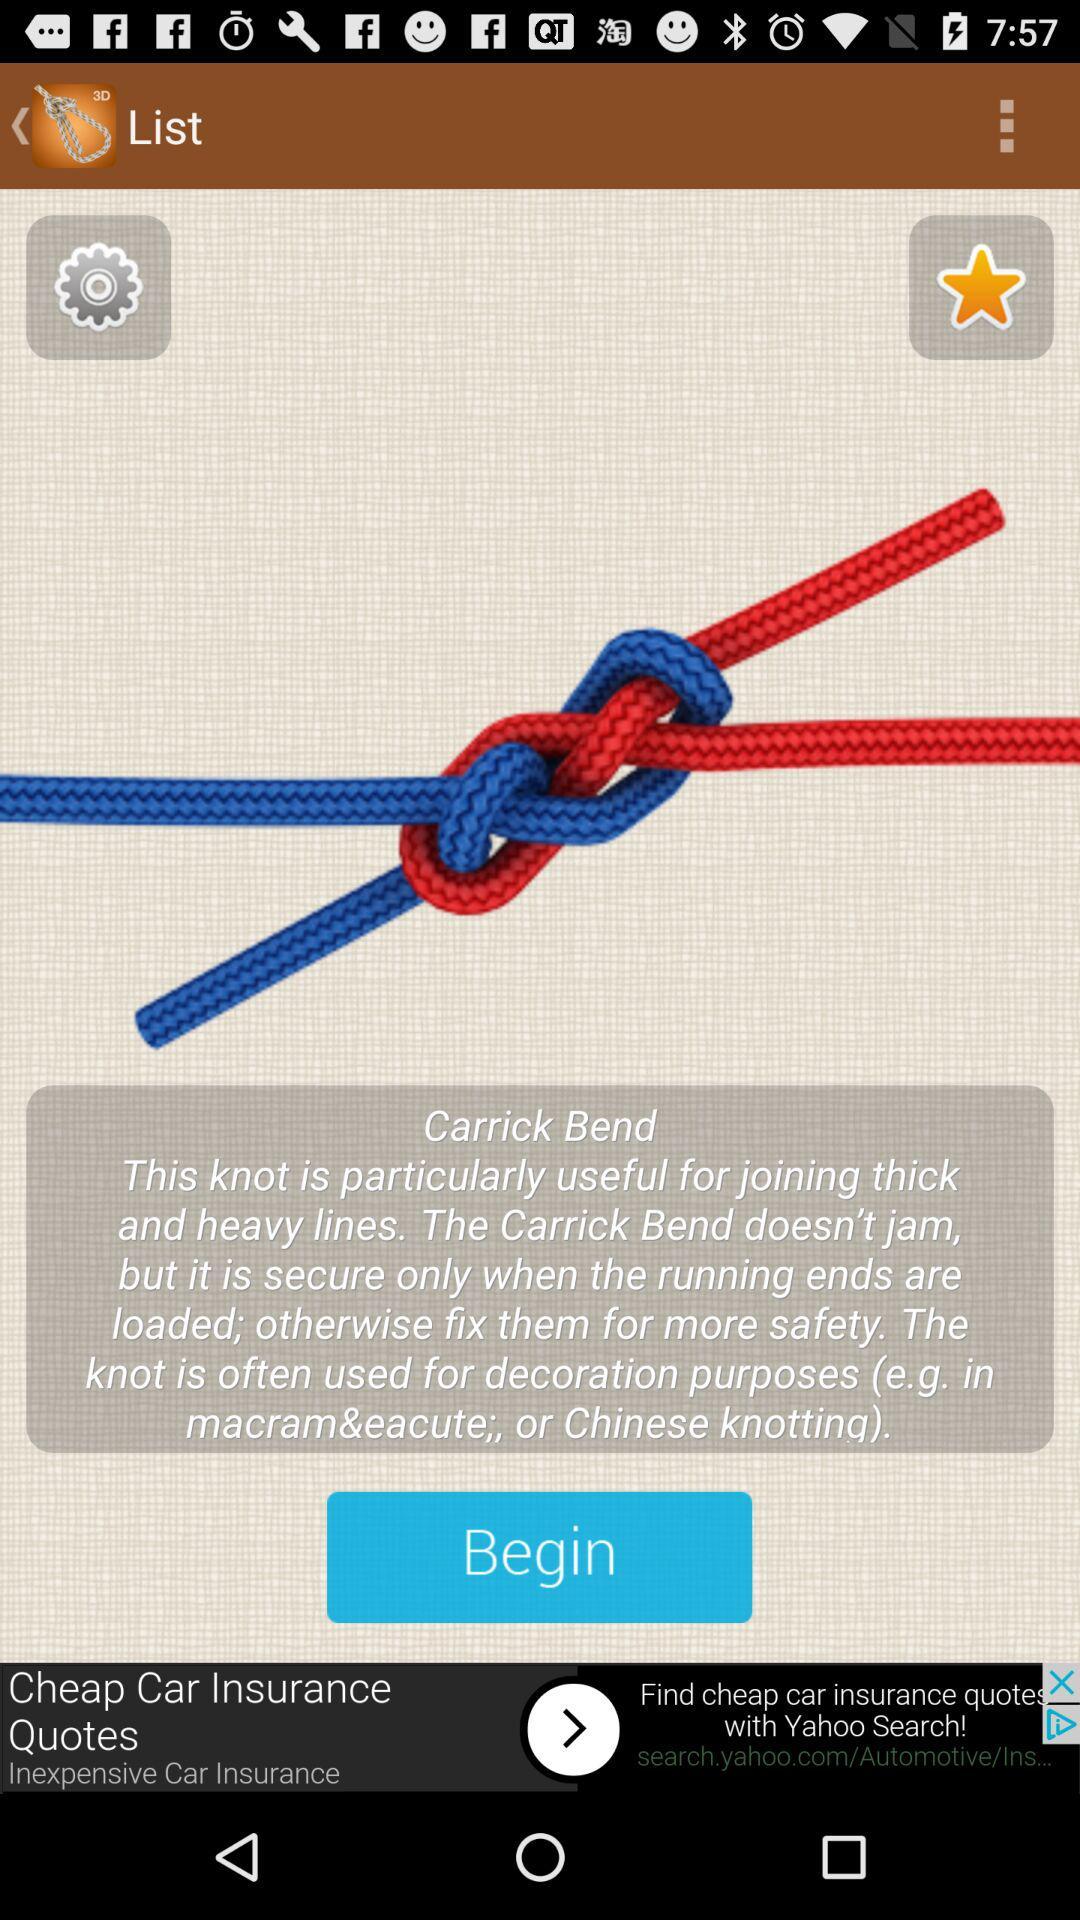  Describe the element at coordinates (98, 306) in the screenshot. I see `the settings icon` at that location.